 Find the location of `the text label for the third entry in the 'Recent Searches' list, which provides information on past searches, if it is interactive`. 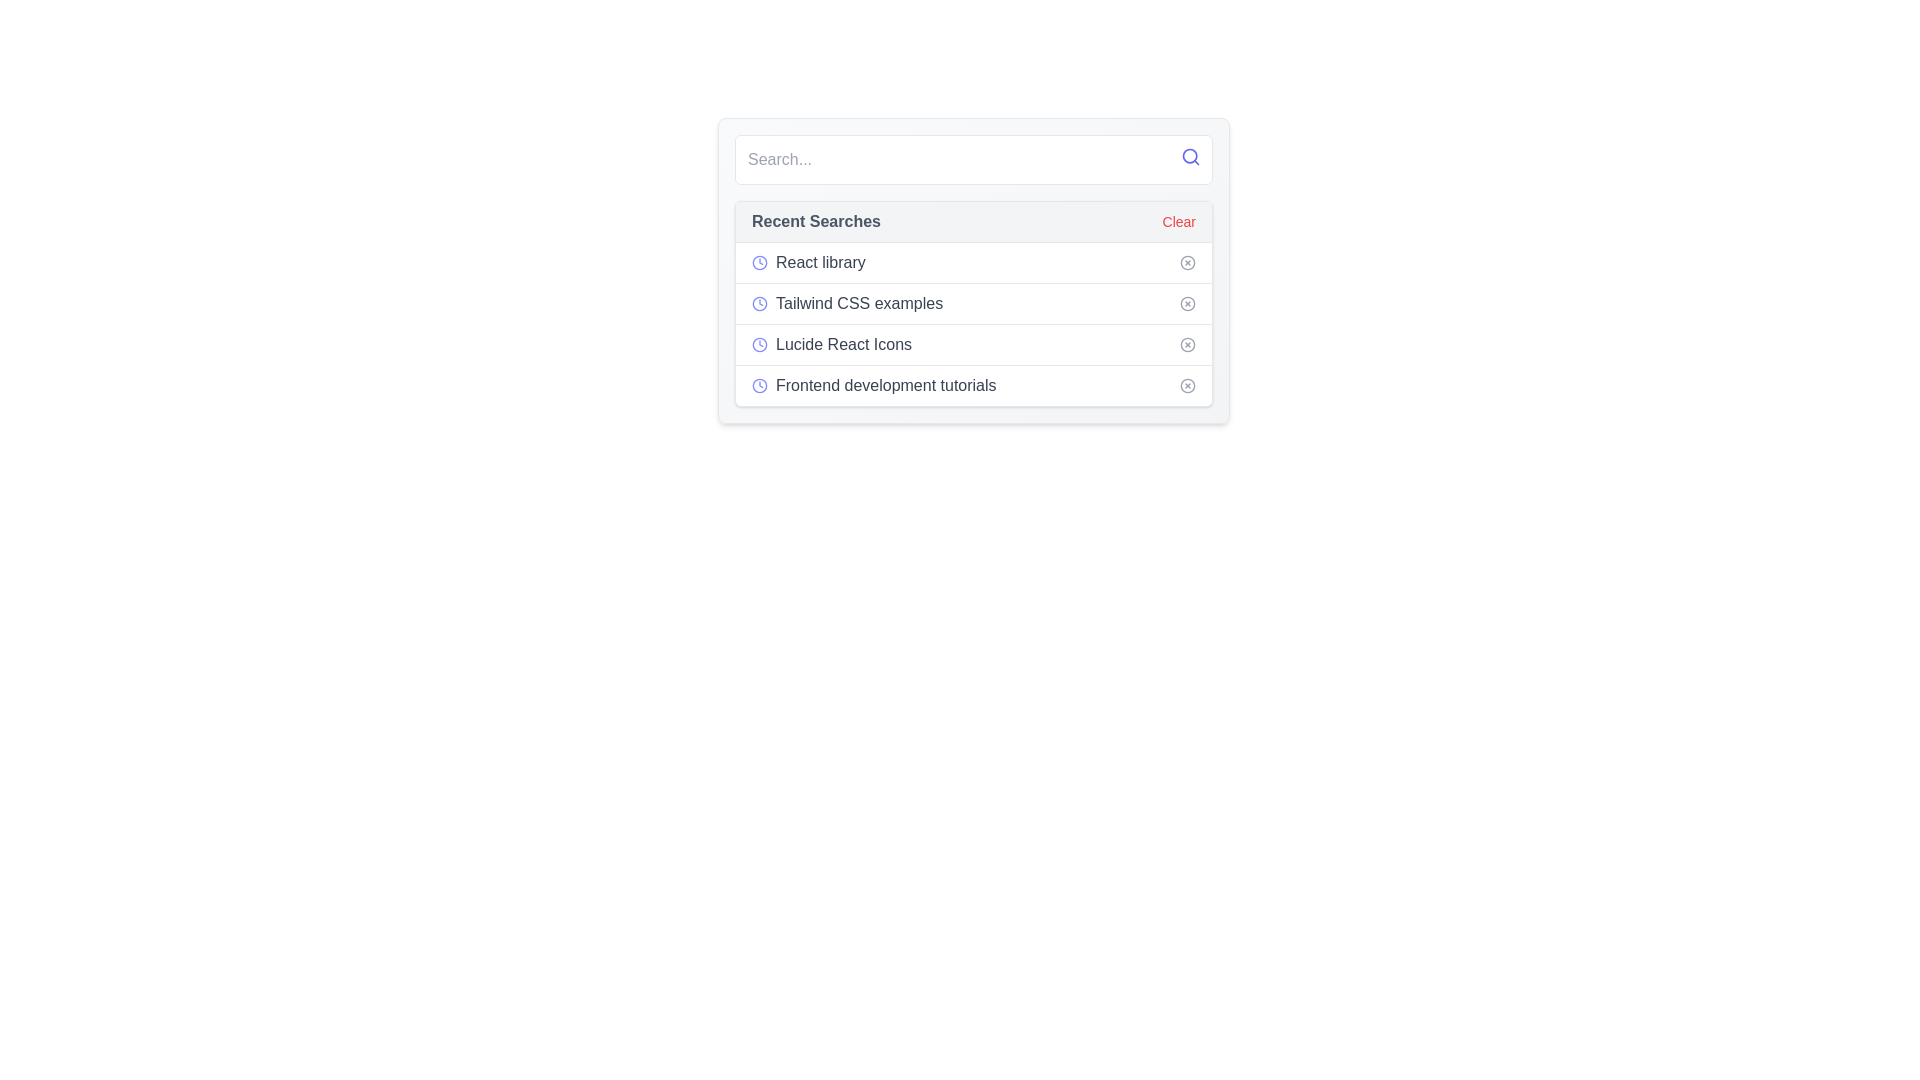

the text label for the third entry in the 'Recent Searches' list, which provides information on past searches, if it is interactive is located at coordinates (844, 343).